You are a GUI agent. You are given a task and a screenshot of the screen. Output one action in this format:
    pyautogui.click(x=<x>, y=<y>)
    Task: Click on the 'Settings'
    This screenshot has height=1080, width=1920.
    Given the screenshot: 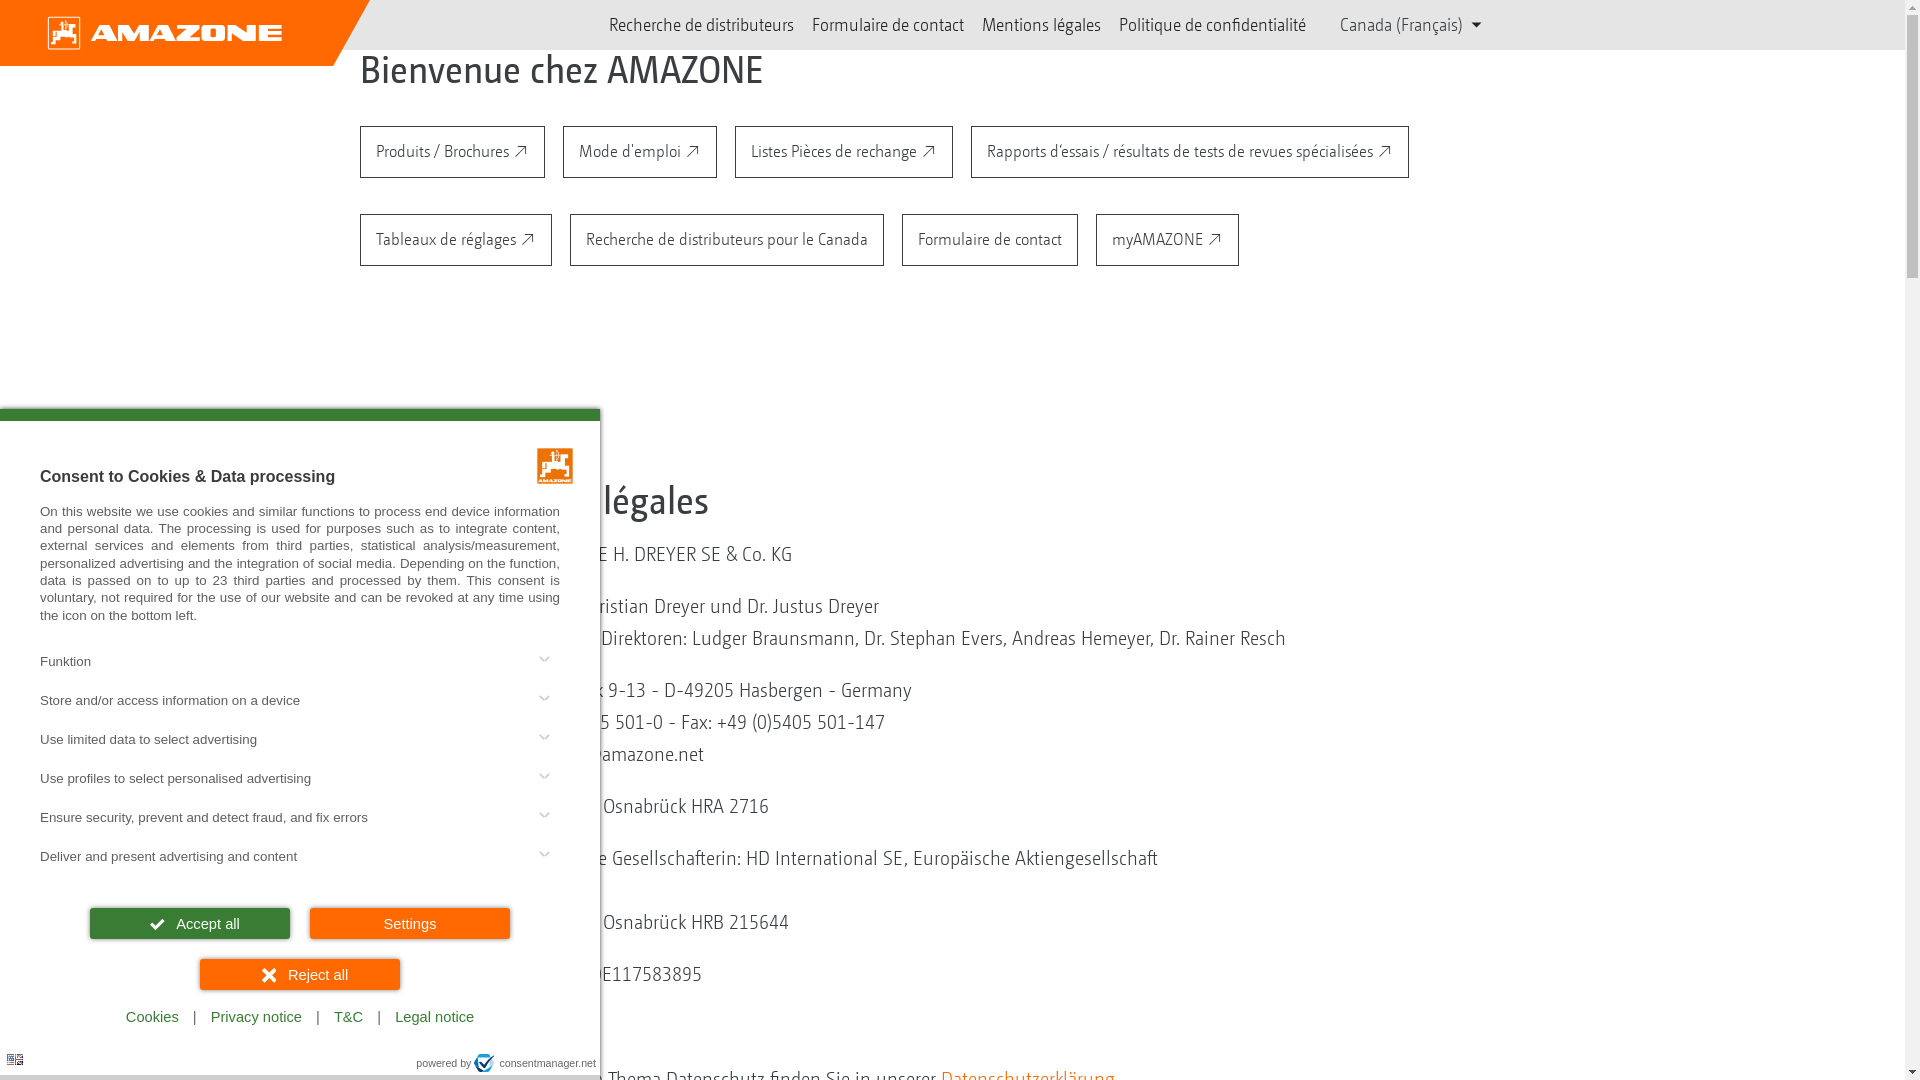 What is the action you would take?
    pyautogui.click(x=309, y=923)
    